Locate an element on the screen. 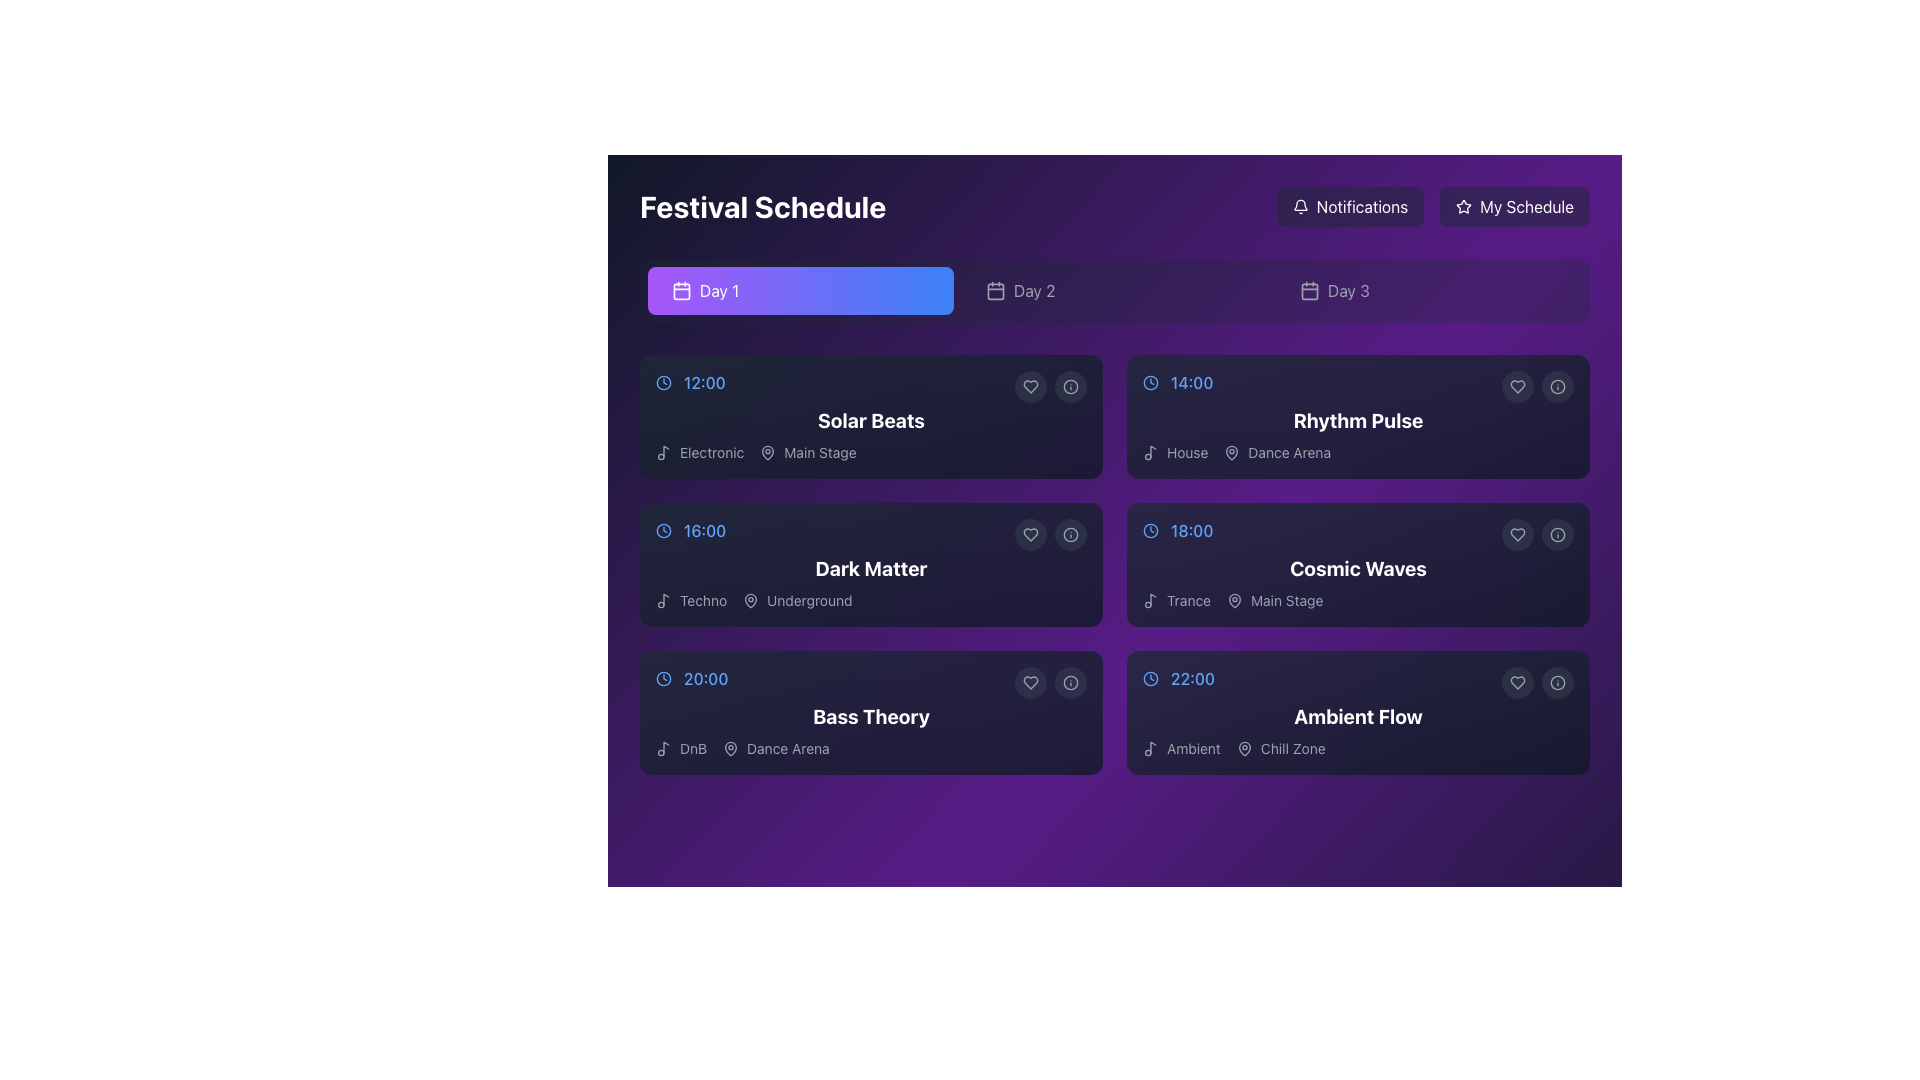 The height and width of the screenshot is (1080, 1920). the 'Dance Arena' label indicator, which features a location pin icon and light gray text, located in the second column, second row of the event lineup grid, immediately after the 'House' text is located at coordinates (1276, 452).